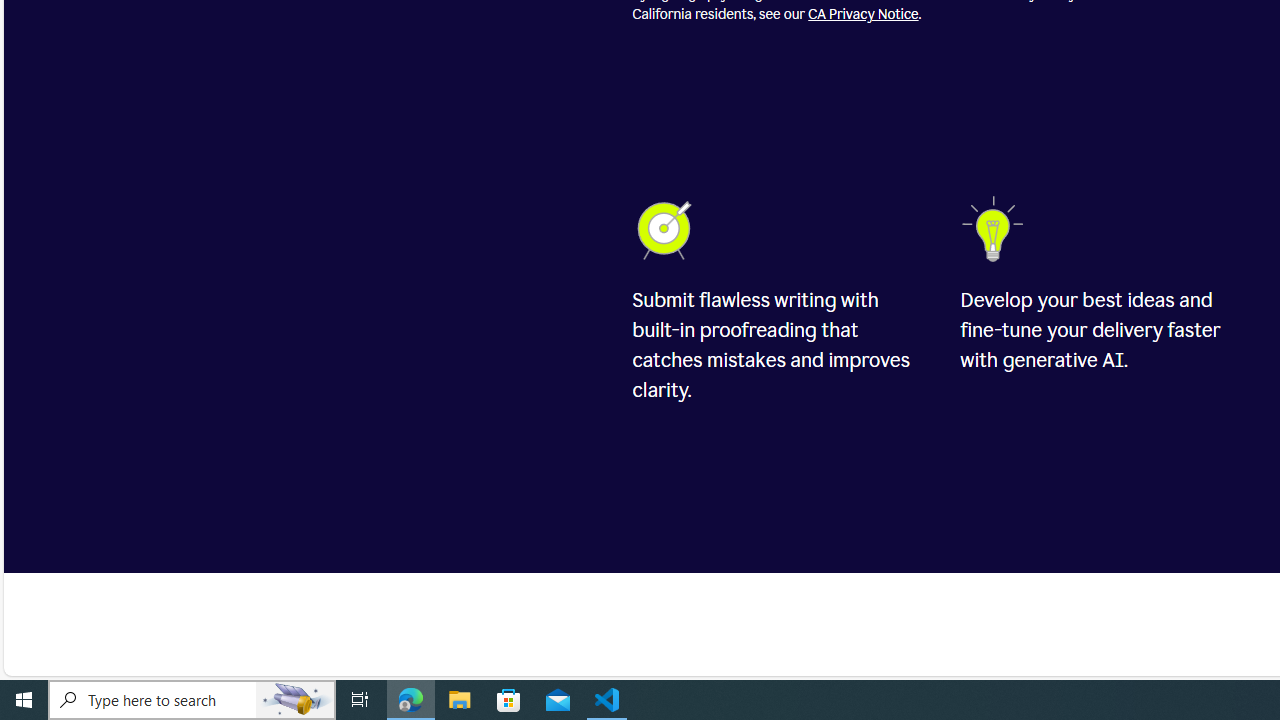 Image resolution: width=1280 pixels, height=720 pixels. Describe the element at coordinates (667, 228) in the screenshot. I see `'Target with arrow'` at that location.